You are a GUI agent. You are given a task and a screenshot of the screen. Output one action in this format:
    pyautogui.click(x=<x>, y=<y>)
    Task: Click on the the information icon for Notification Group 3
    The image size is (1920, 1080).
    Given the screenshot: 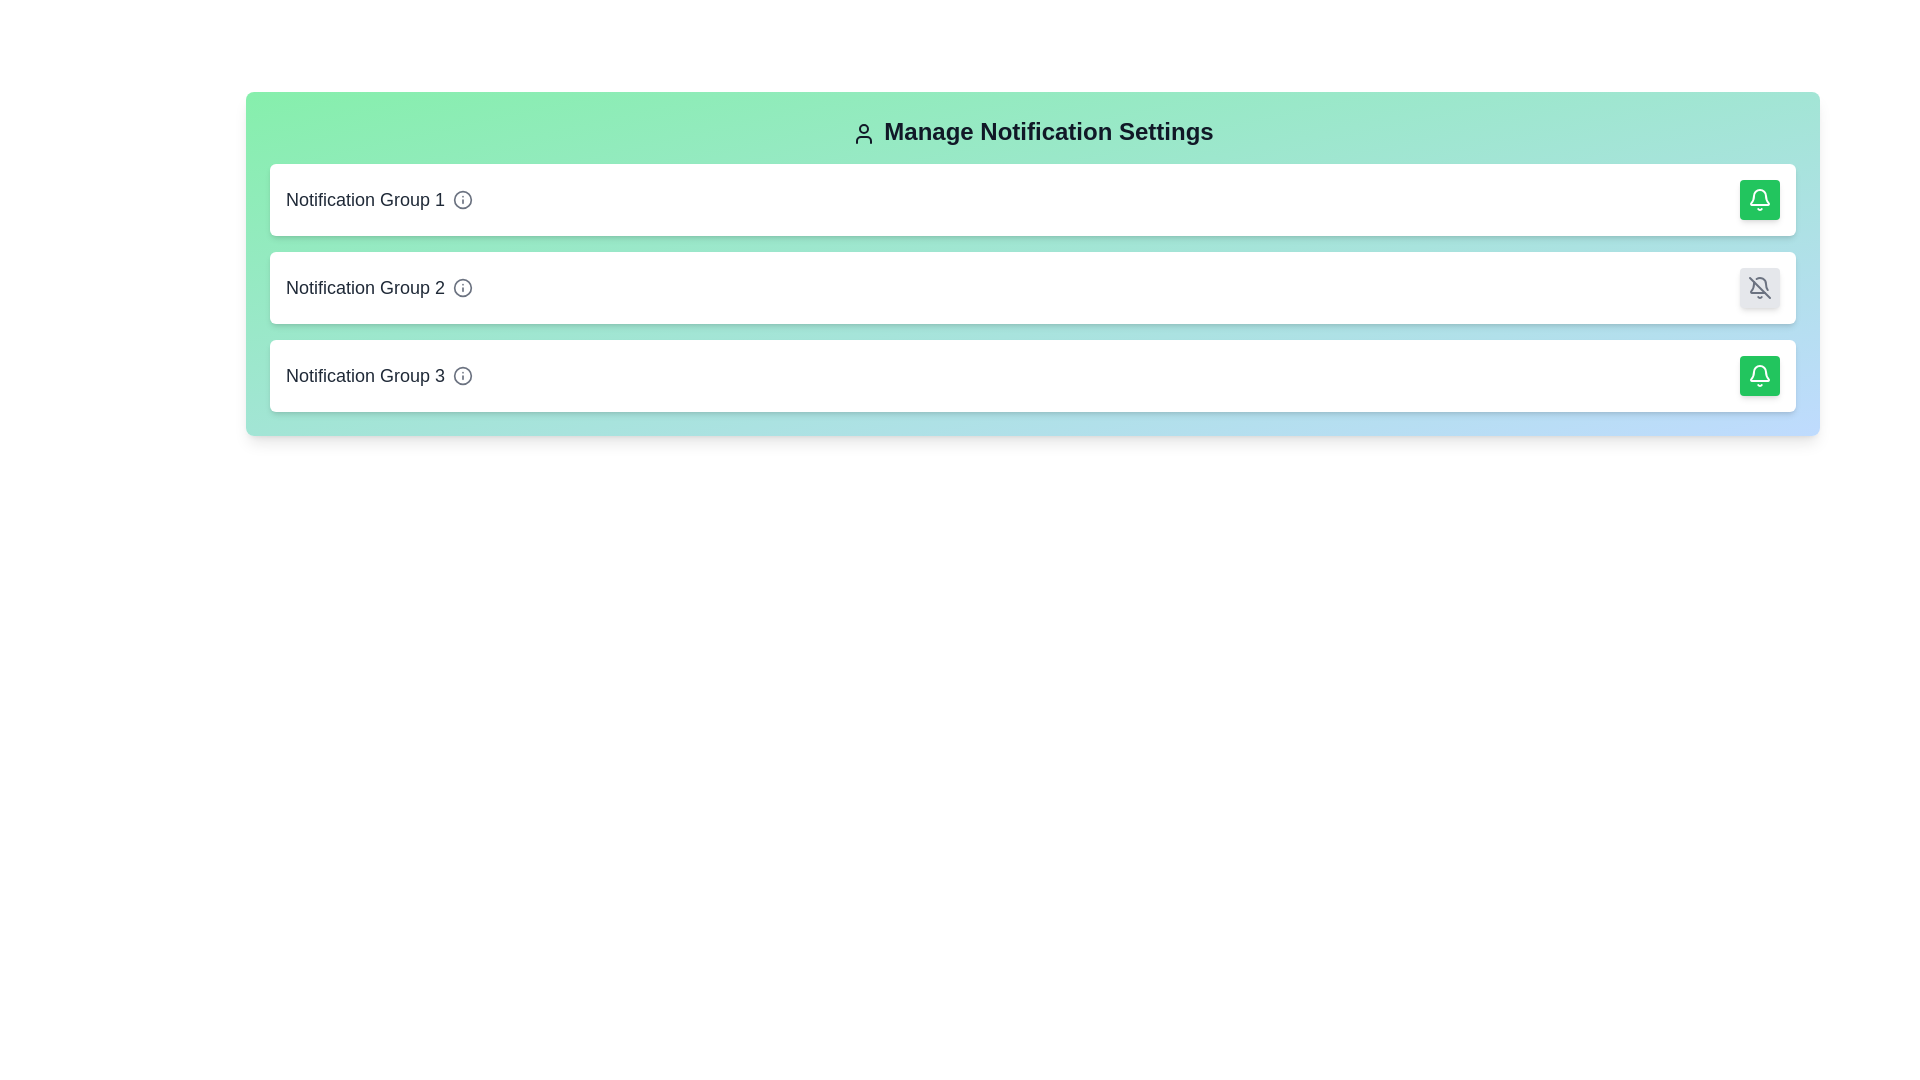 What is the action you would take?
    pyautogui.click(x=462, y=375)
    